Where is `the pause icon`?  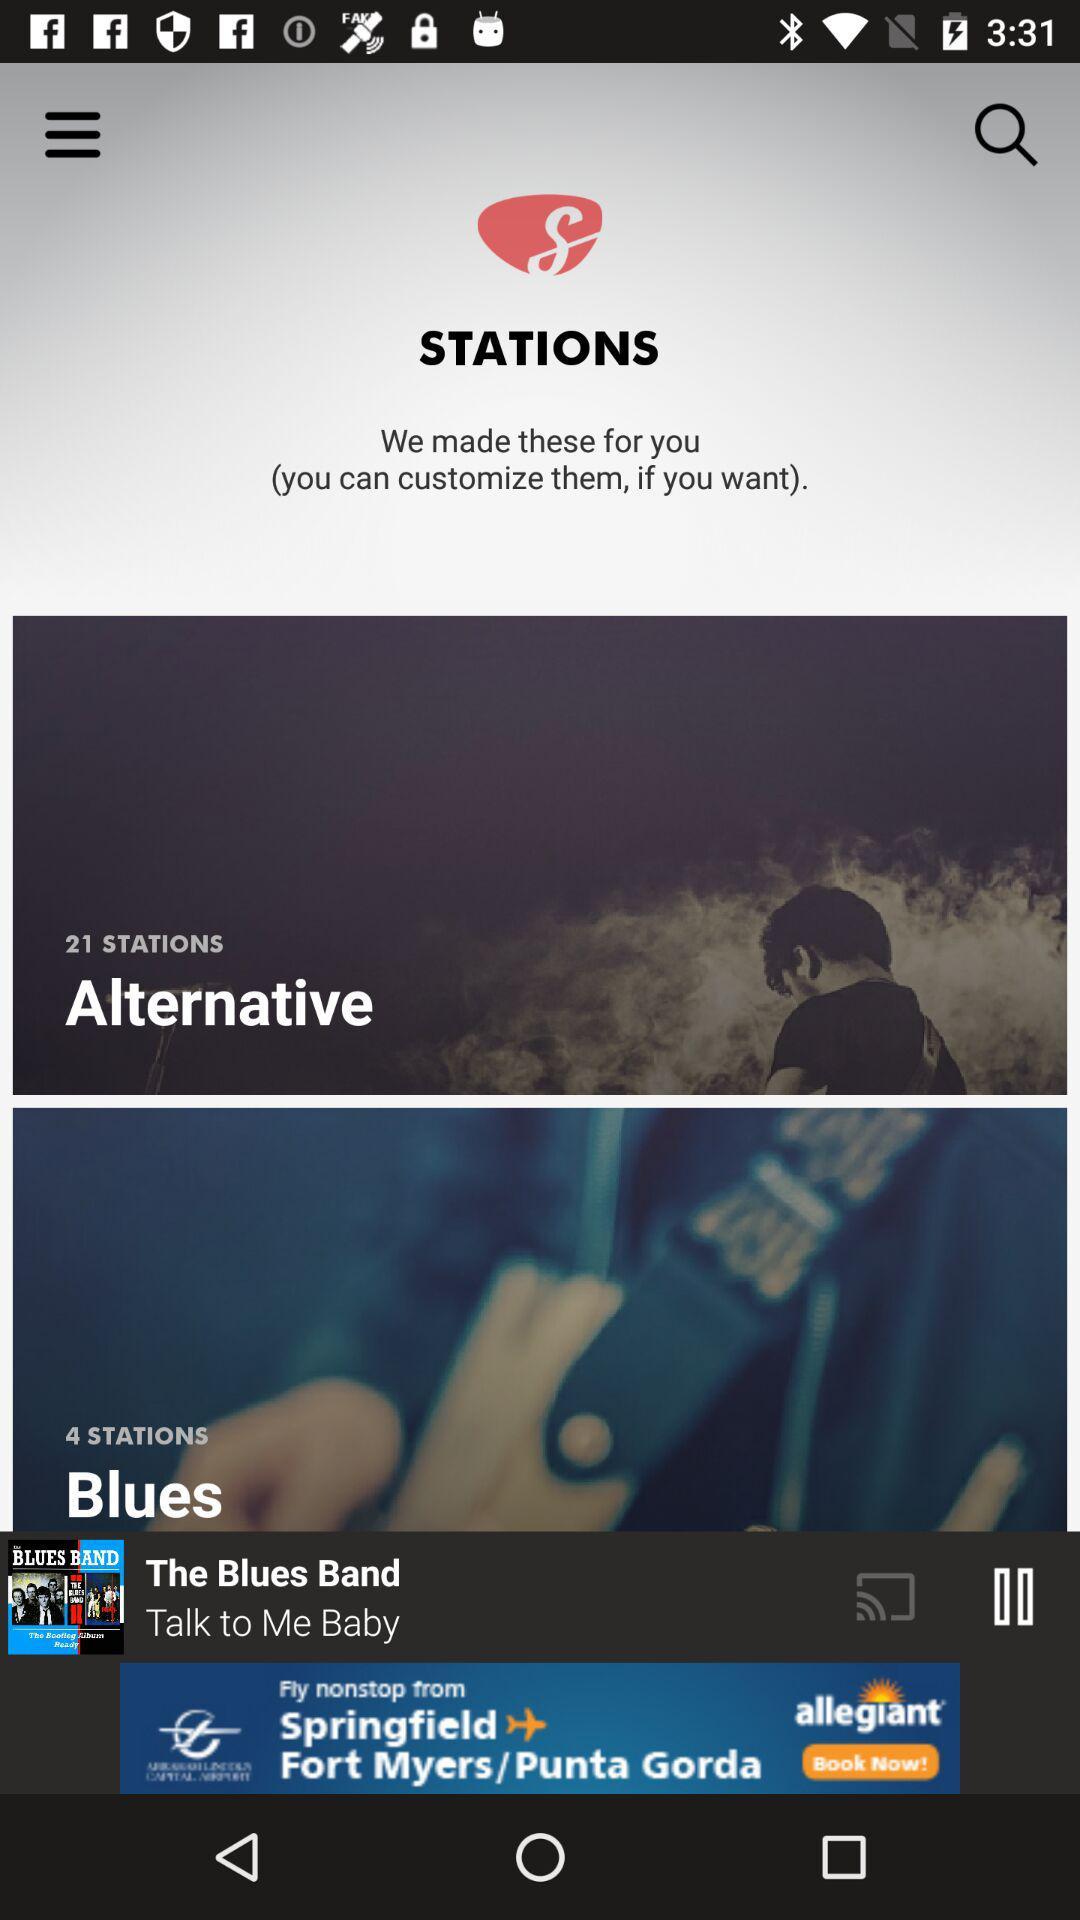 the pause icon is located at coordinates (1014, 1596).